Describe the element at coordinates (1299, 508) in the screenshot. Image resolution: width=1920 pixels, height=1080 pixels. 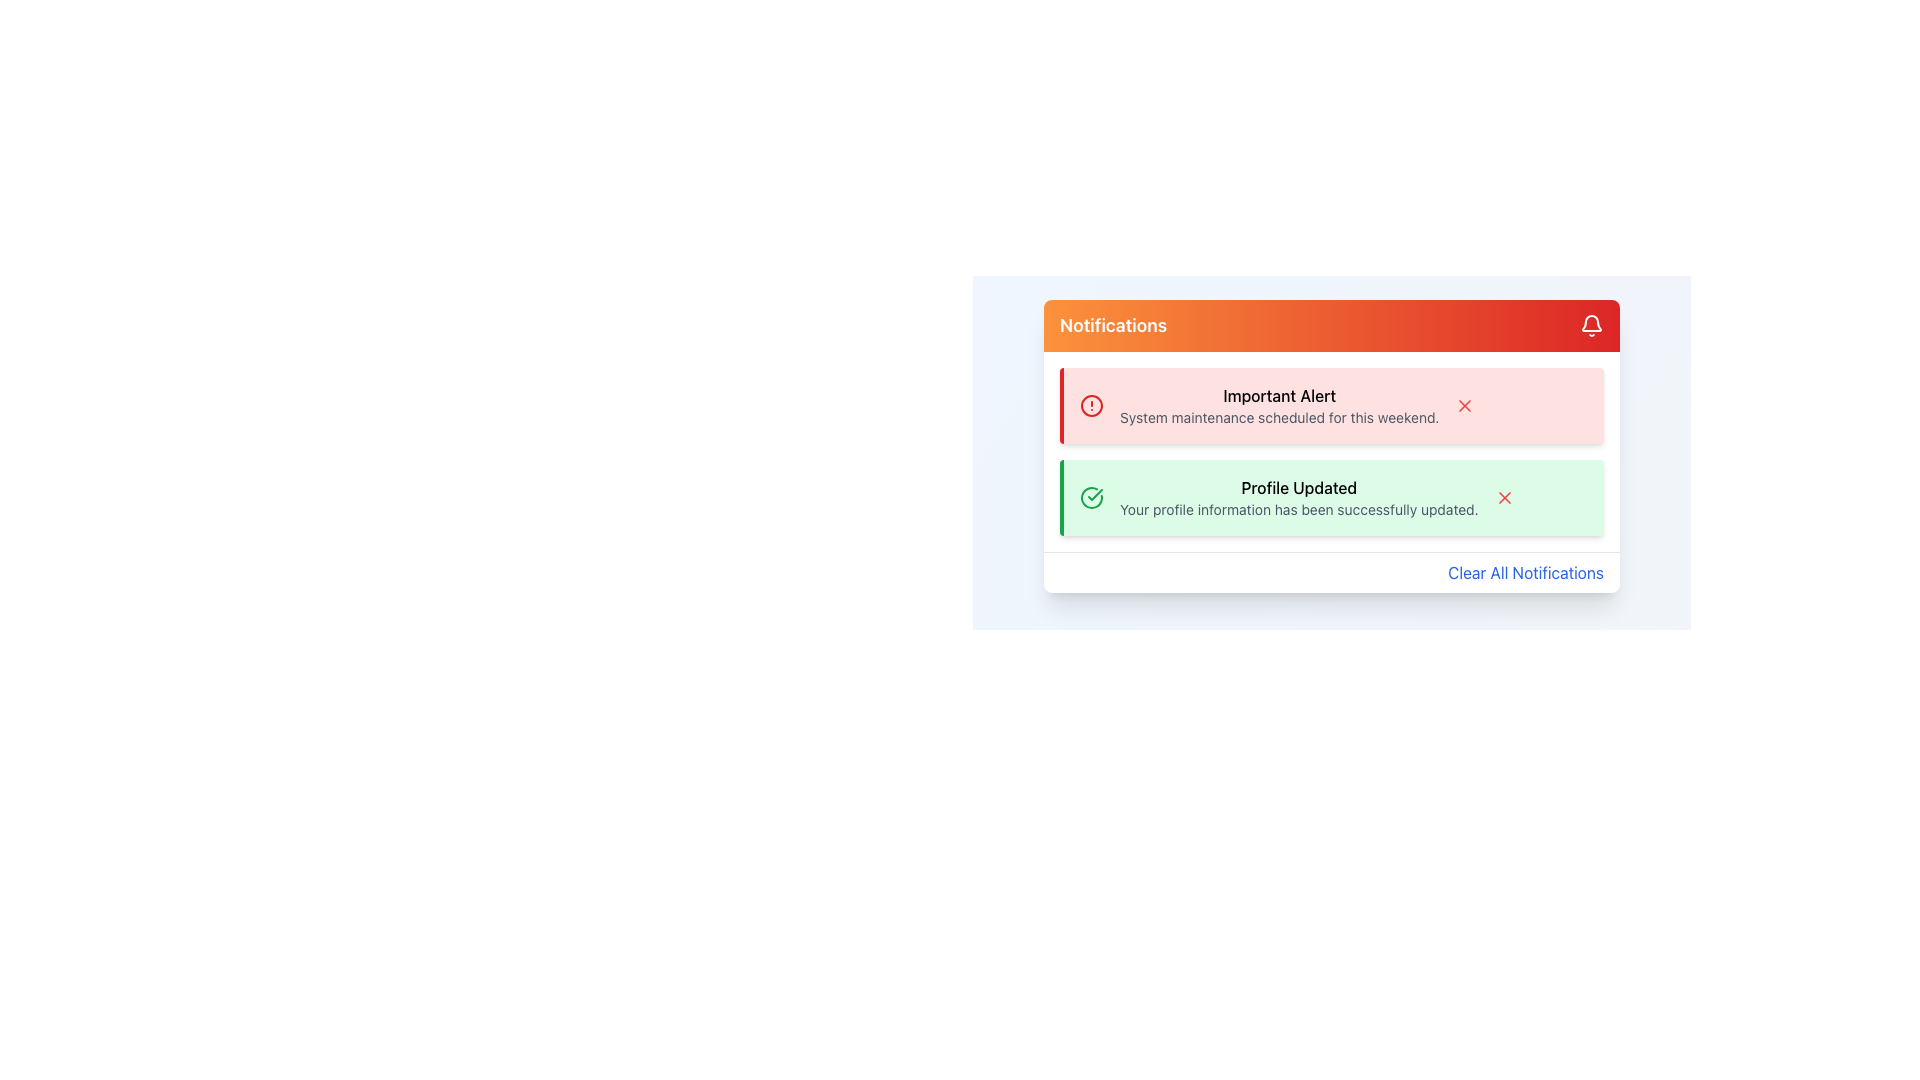
I see `message displayed in the text label that indicates 'Your profile information has been successfully updated.' located below the 'Profile Updated' title text in the green notification card` at that location.